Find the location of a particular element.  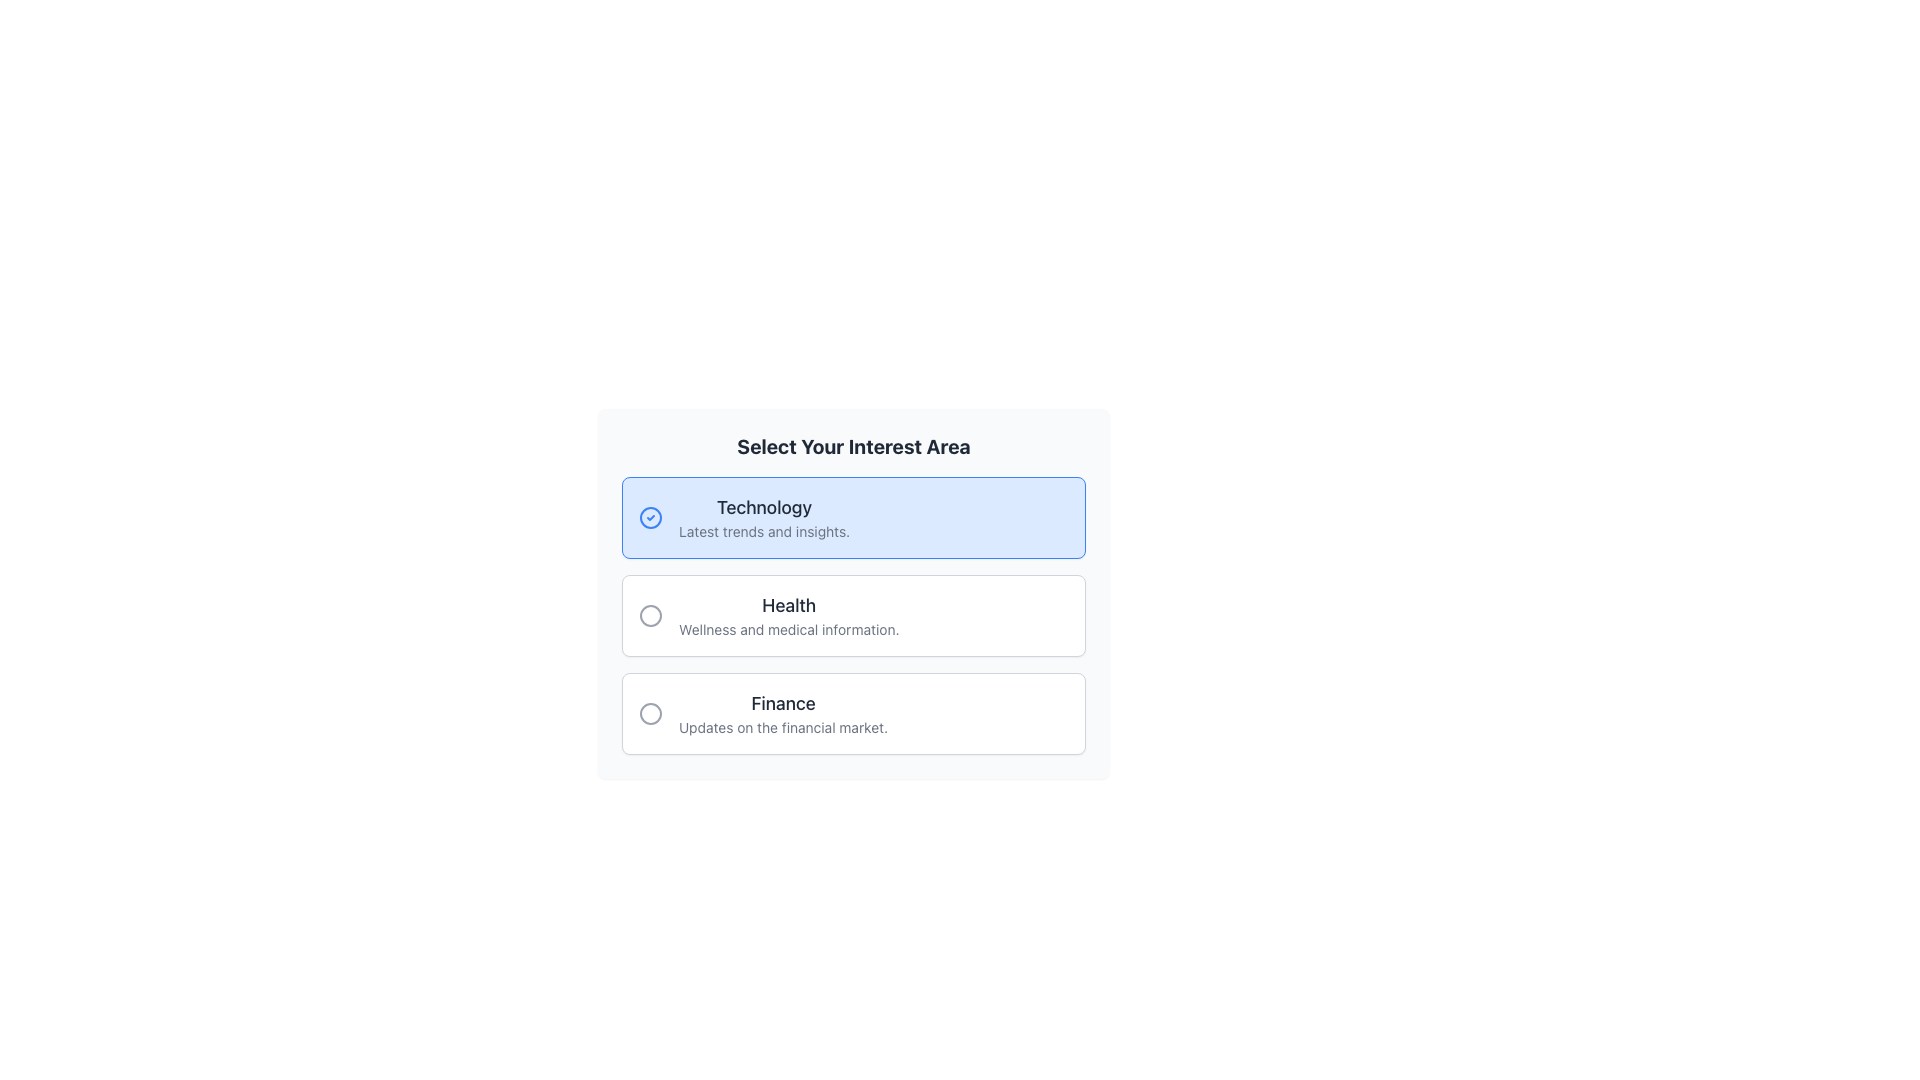

the interactive blue circular icon with a checkmark is located at coordinates (651, 516).